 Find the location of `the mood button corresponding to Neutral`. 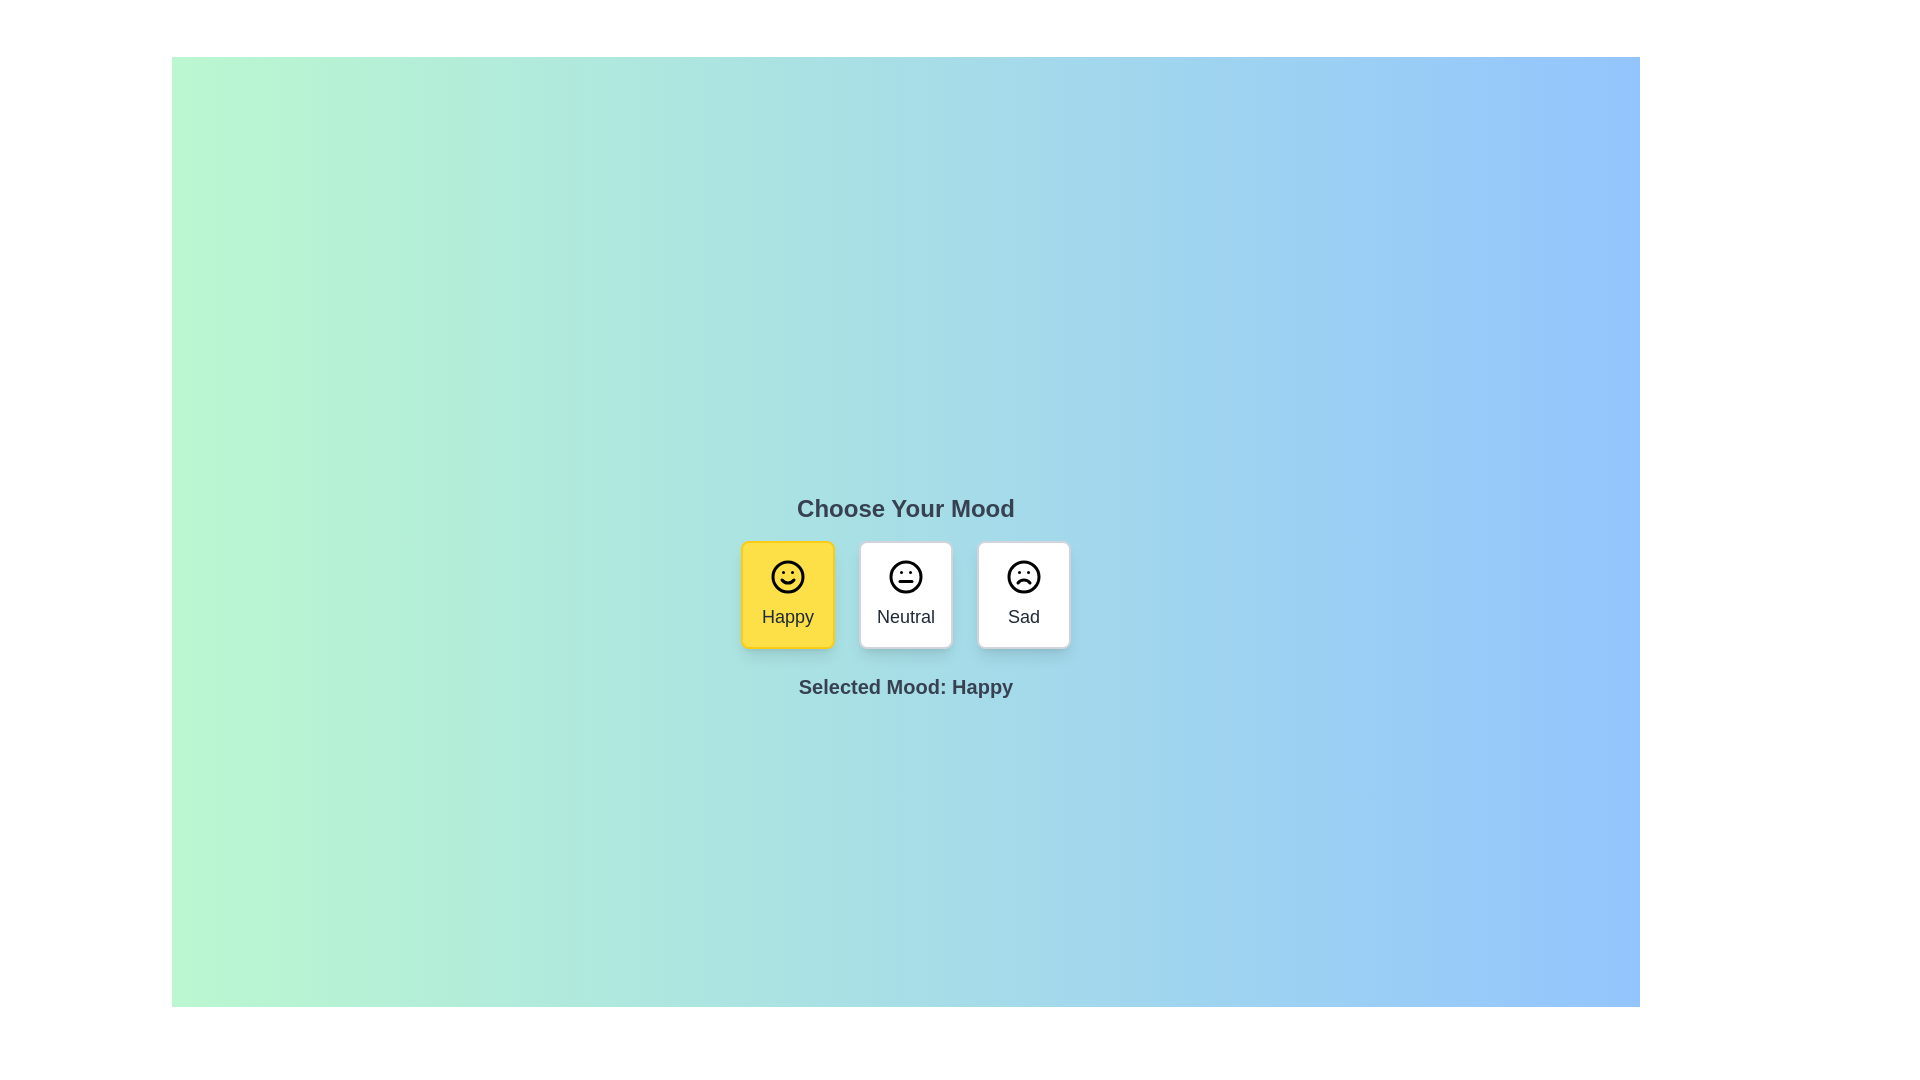

the mood button corresponding to Neutral is located at coordinates (905, 593).